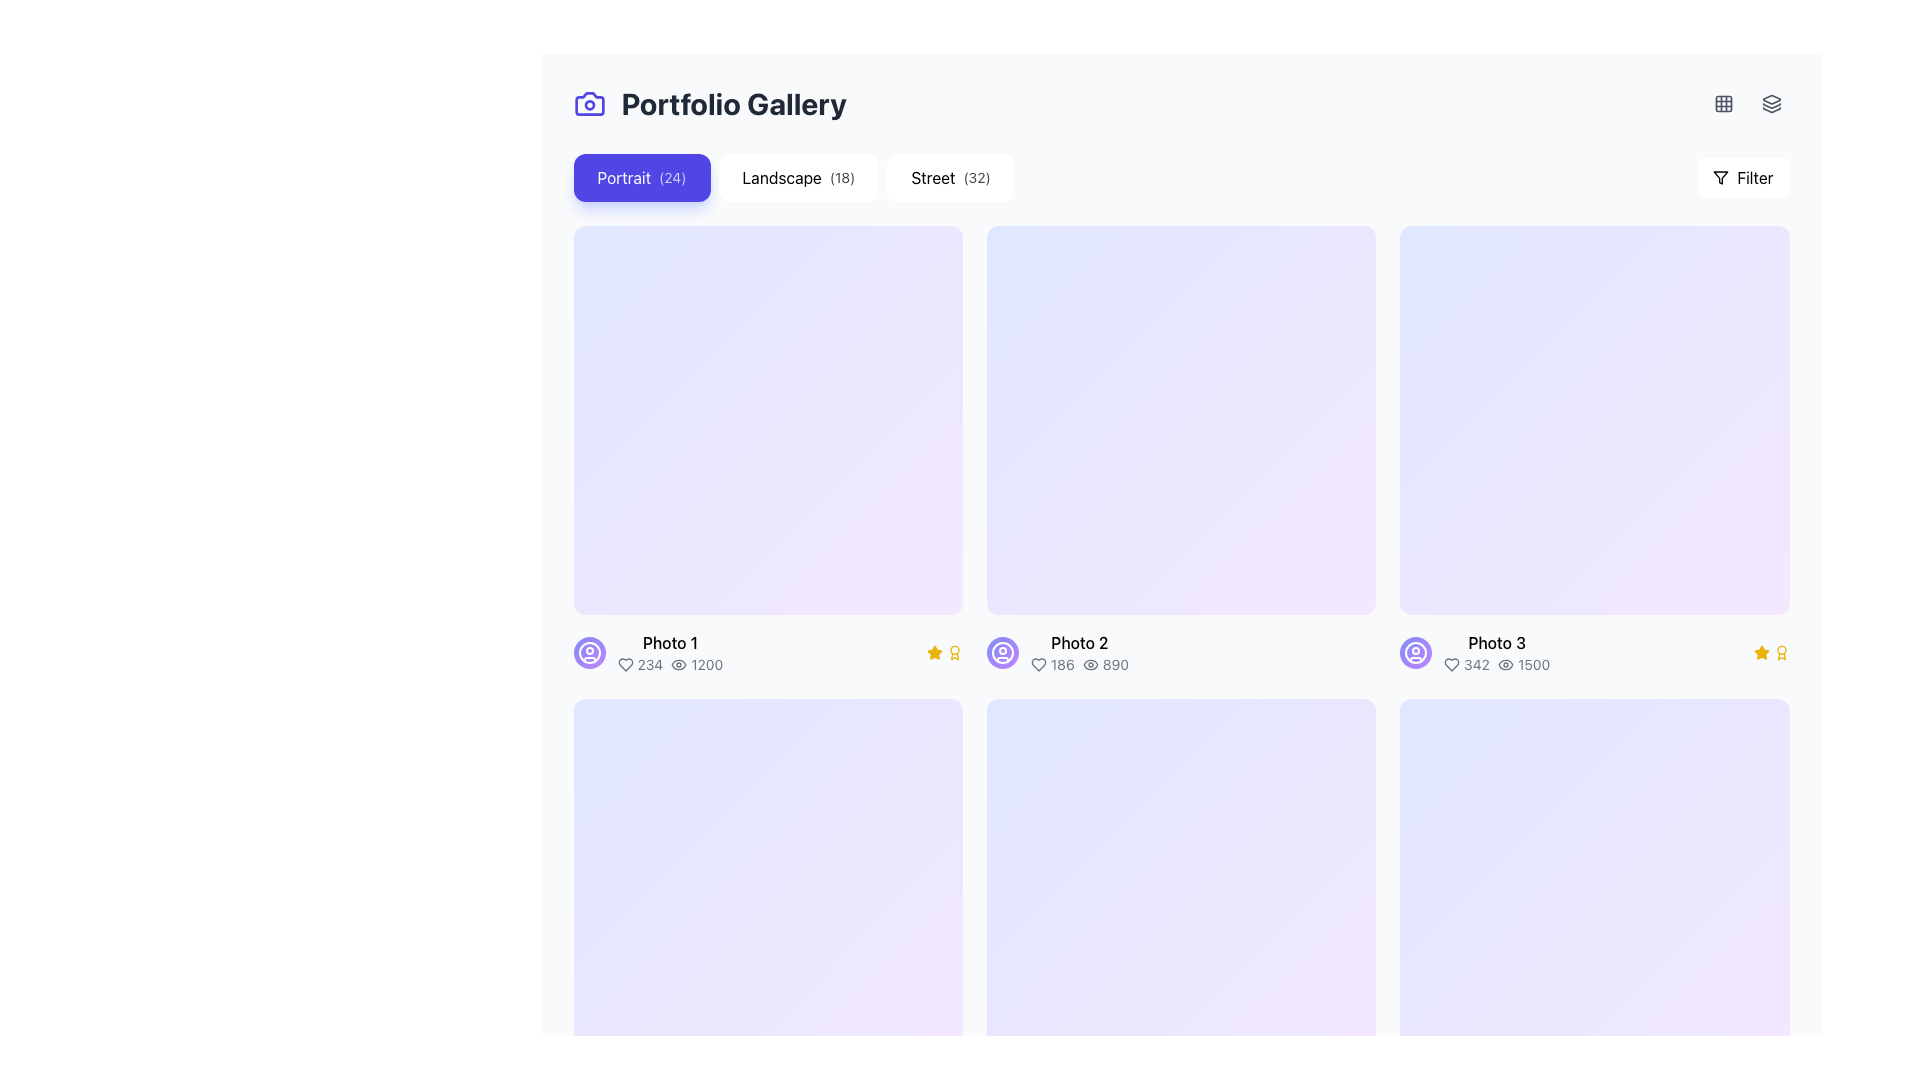 Image resolution: width=1920 pixels, height=1080 pixels. I want to click on the statistical indicator displaying the heart icon with '234' and the eye icon with '1200' located below the title 'Photo 1' in the first card of the grid layout, so click(670, 665).